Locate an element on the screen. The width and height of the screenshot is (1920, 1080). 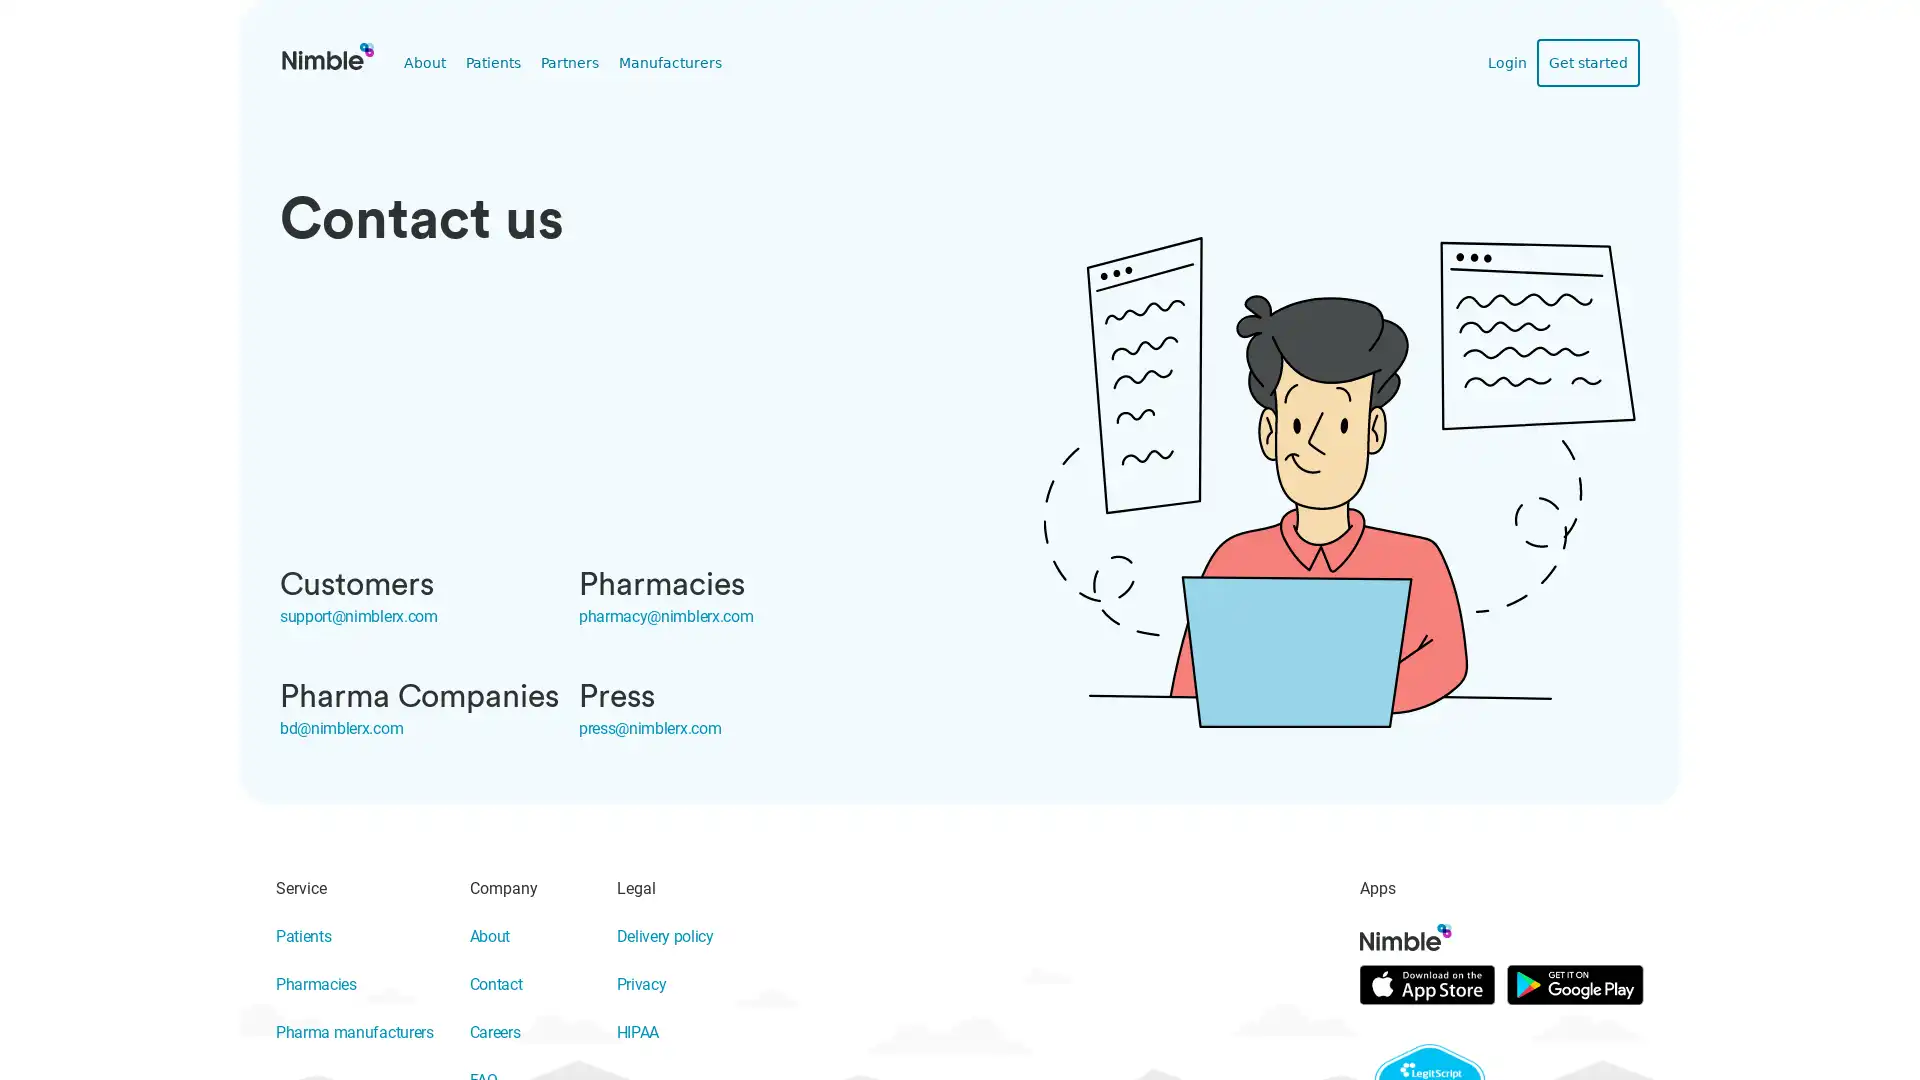
Partners is located at coordinates (560, 60).